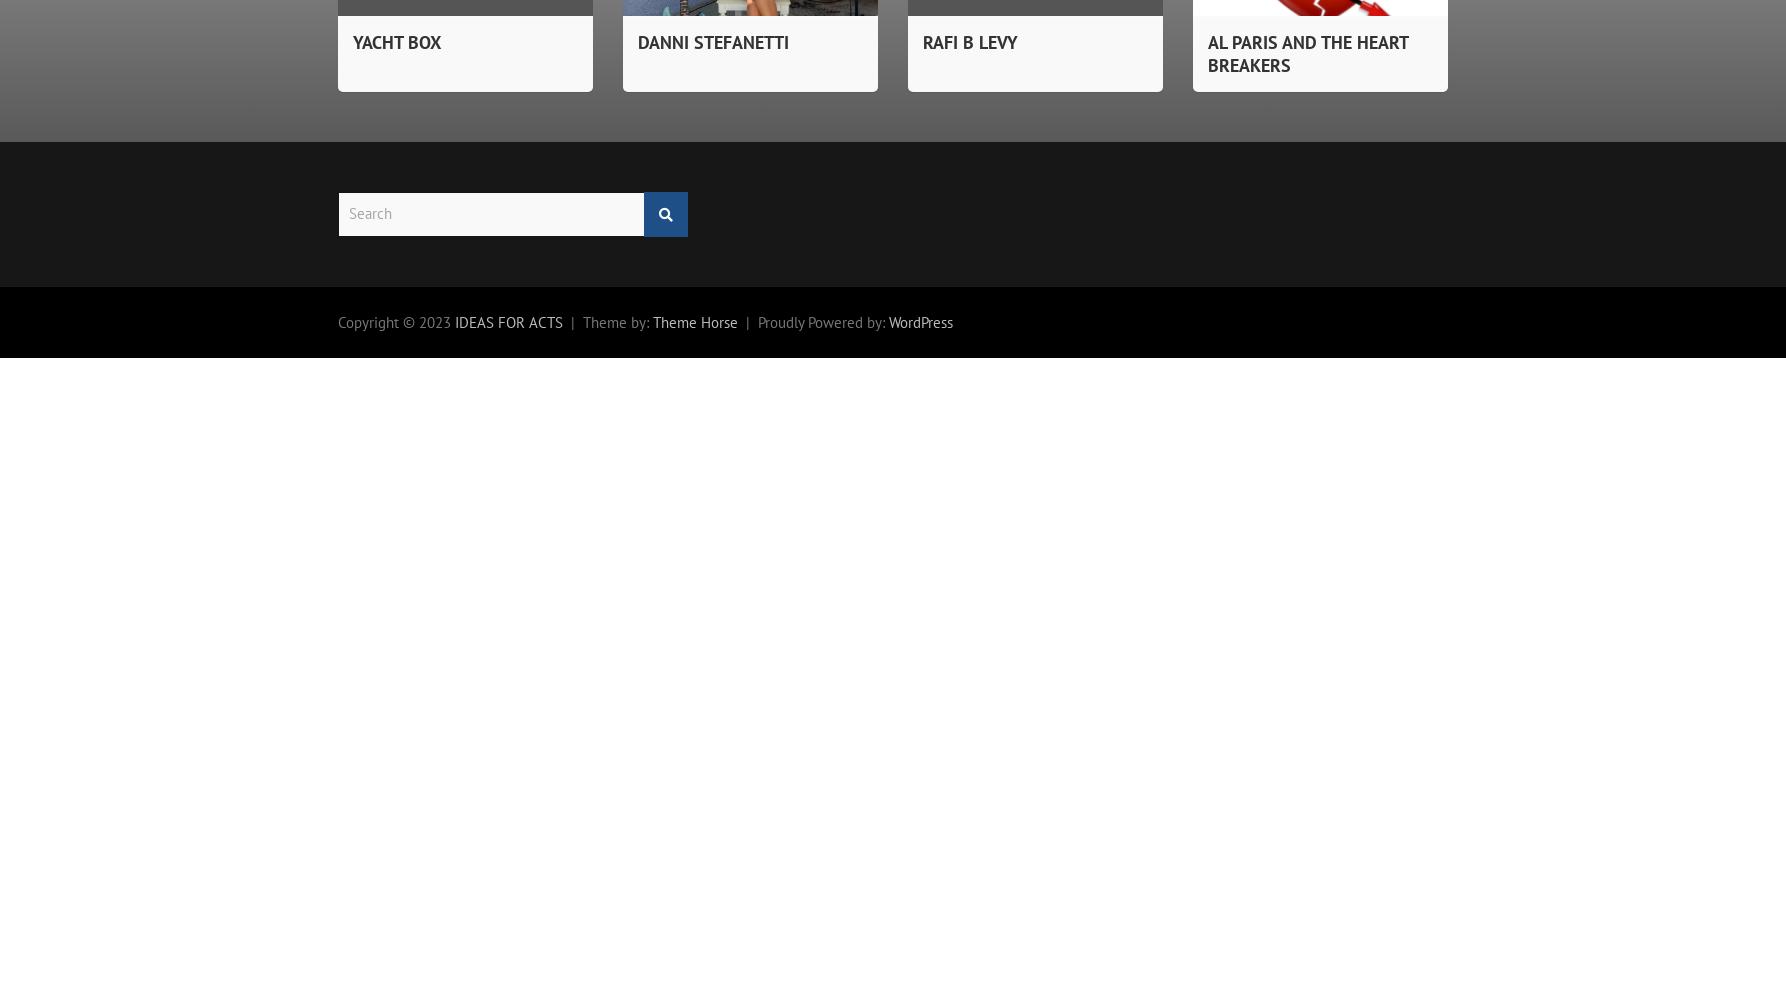 This screenshot has width=1786, height=1000. Describe the element at coordinates (396, 320) in the screenshot. I see `'Copyright © 2023'` at that location.